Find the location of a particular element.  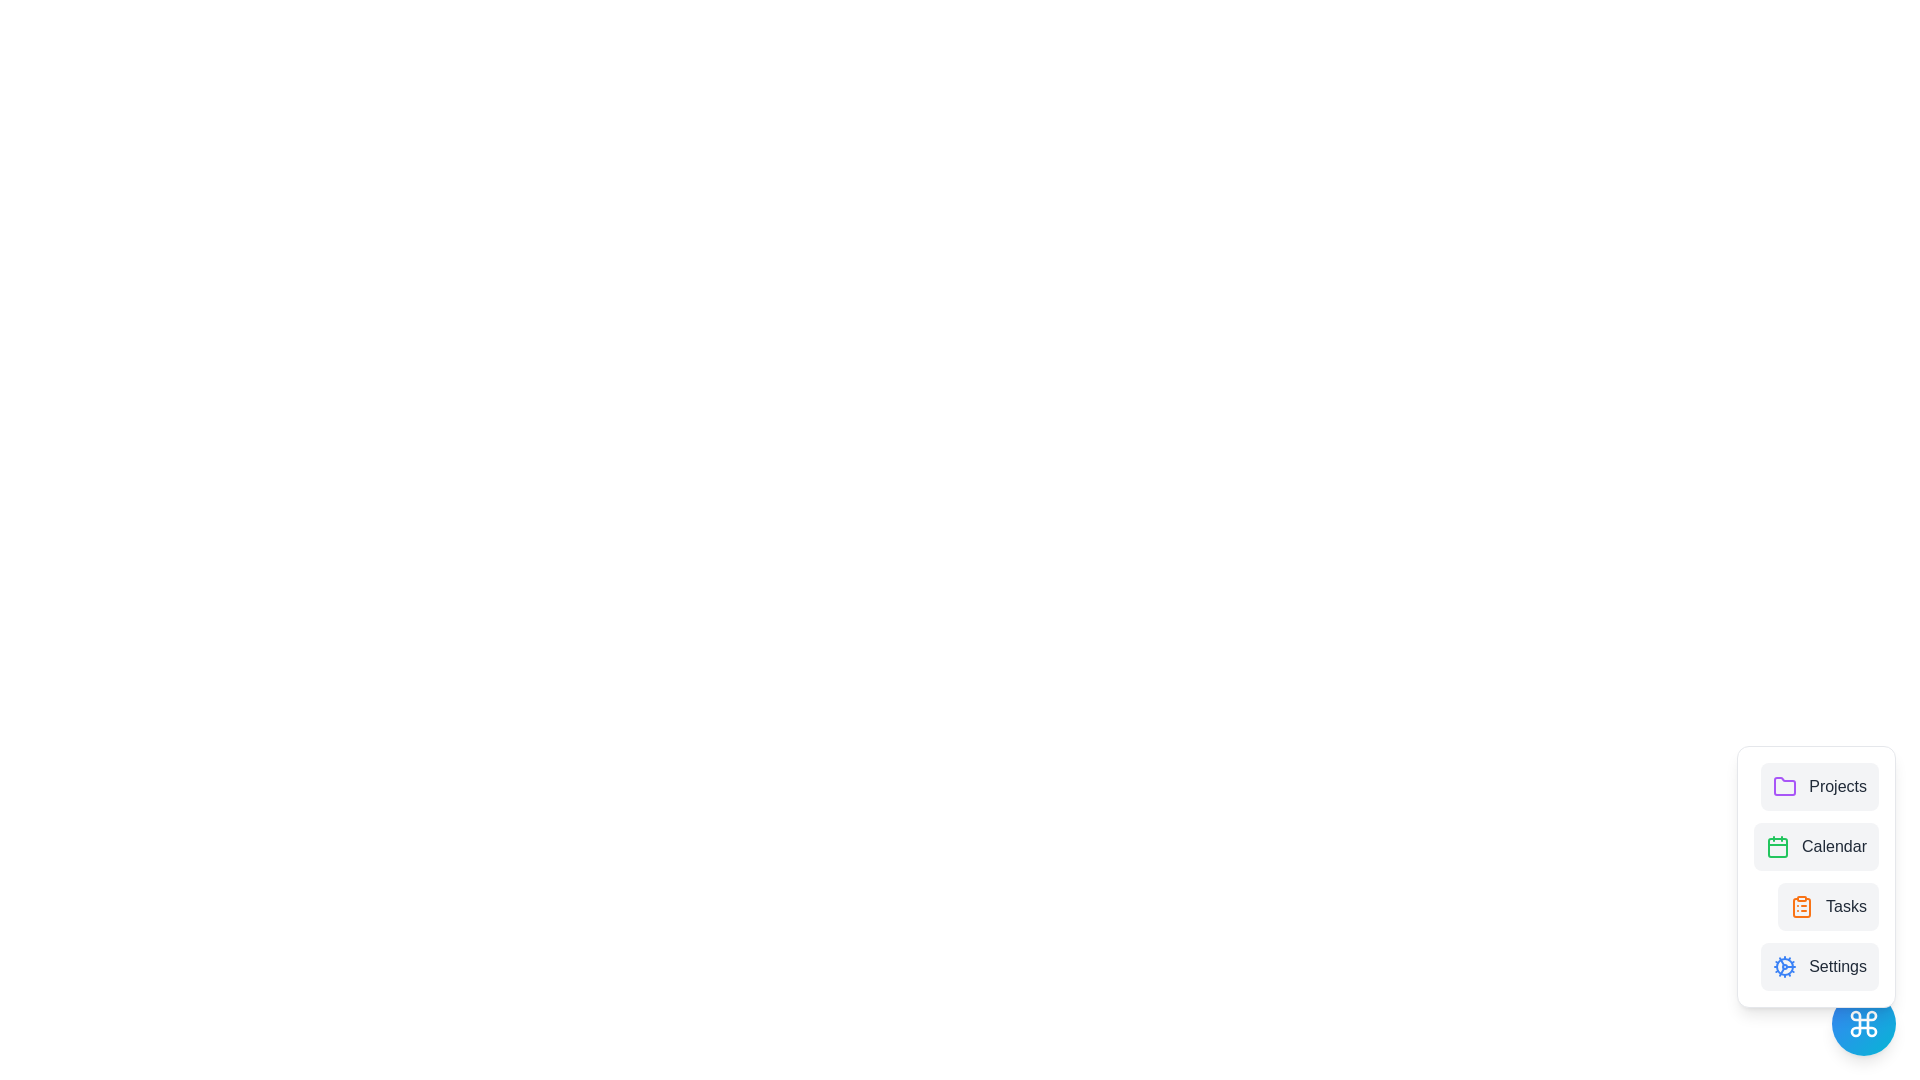

the bottom-right button to toggle the menu visibility is located at coordinates (1862, 1023).